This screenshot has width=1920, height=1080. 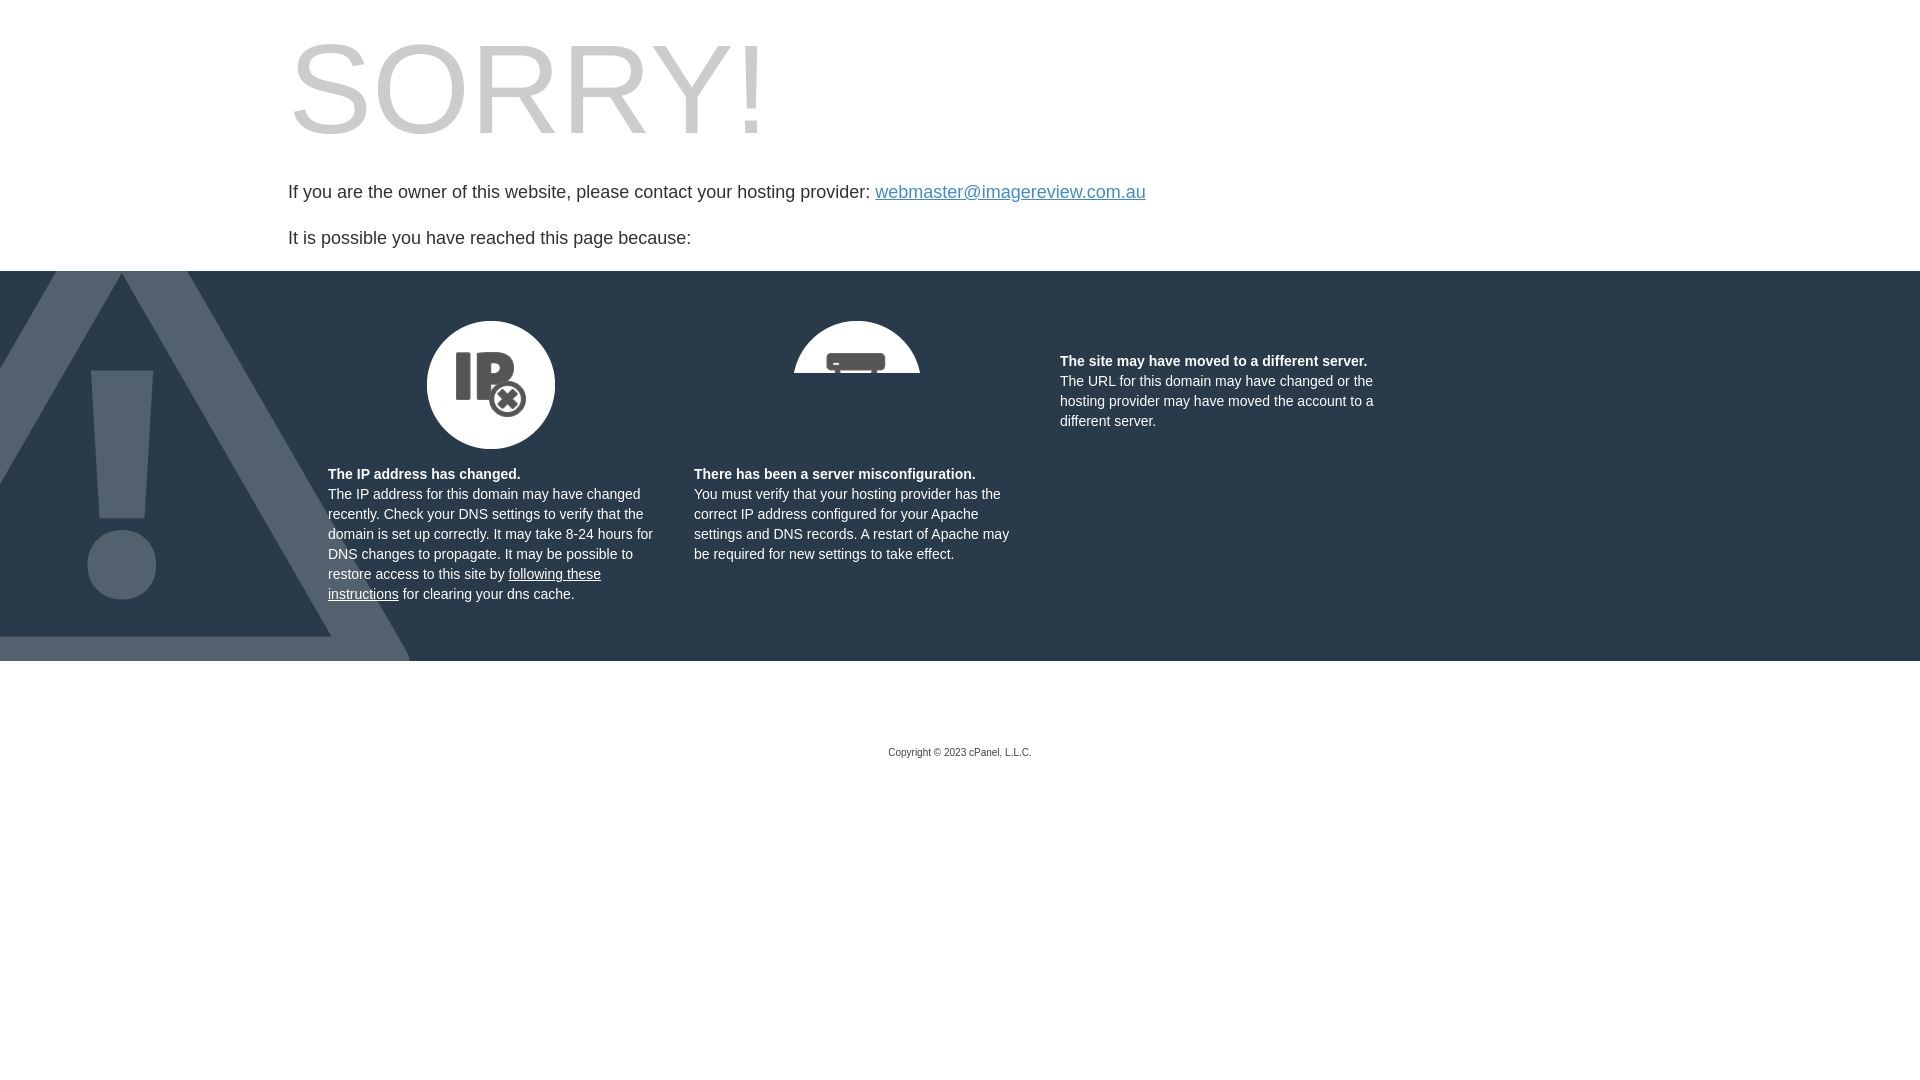 What do you see at coordinates (463, 583) in the screenshot?
I see `'following these instructions'` at bounding box center [463, 583].